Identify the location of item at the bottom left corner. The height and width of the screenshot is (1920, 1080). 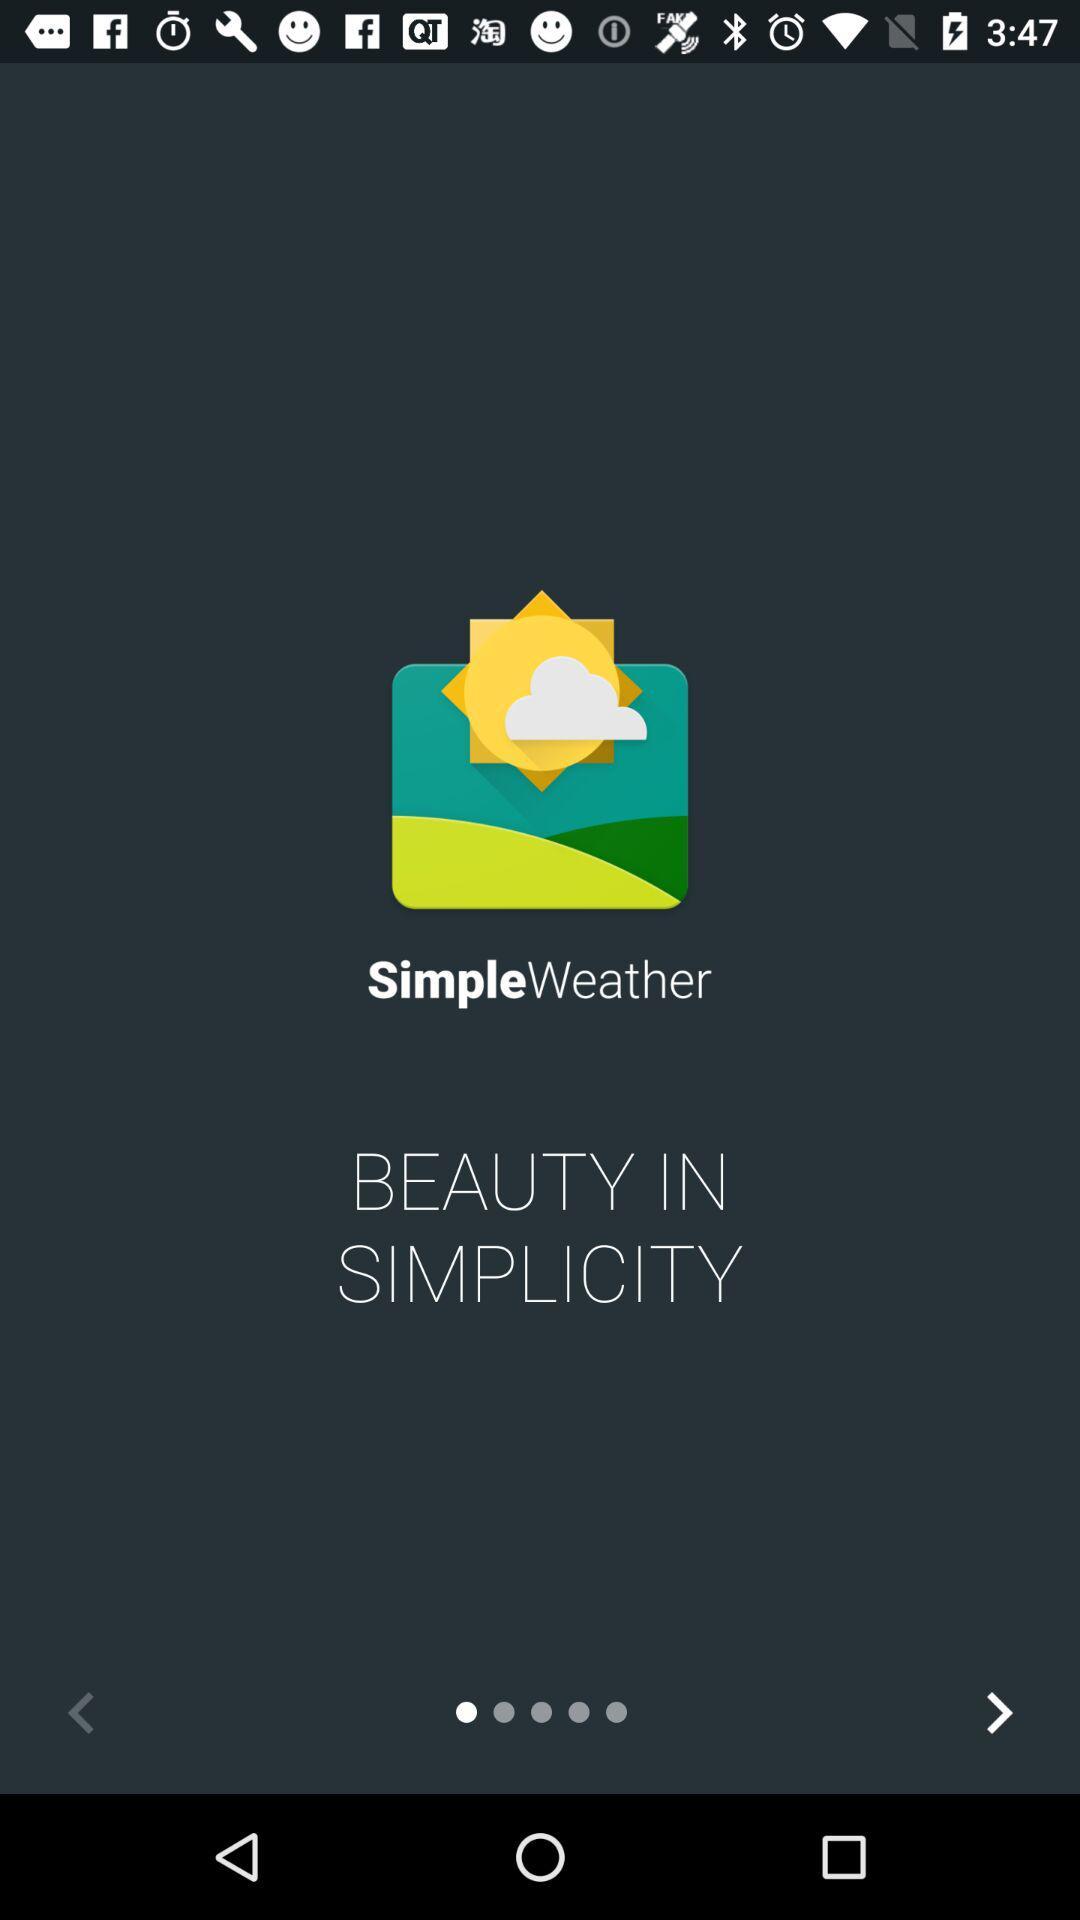
(80, 1711).